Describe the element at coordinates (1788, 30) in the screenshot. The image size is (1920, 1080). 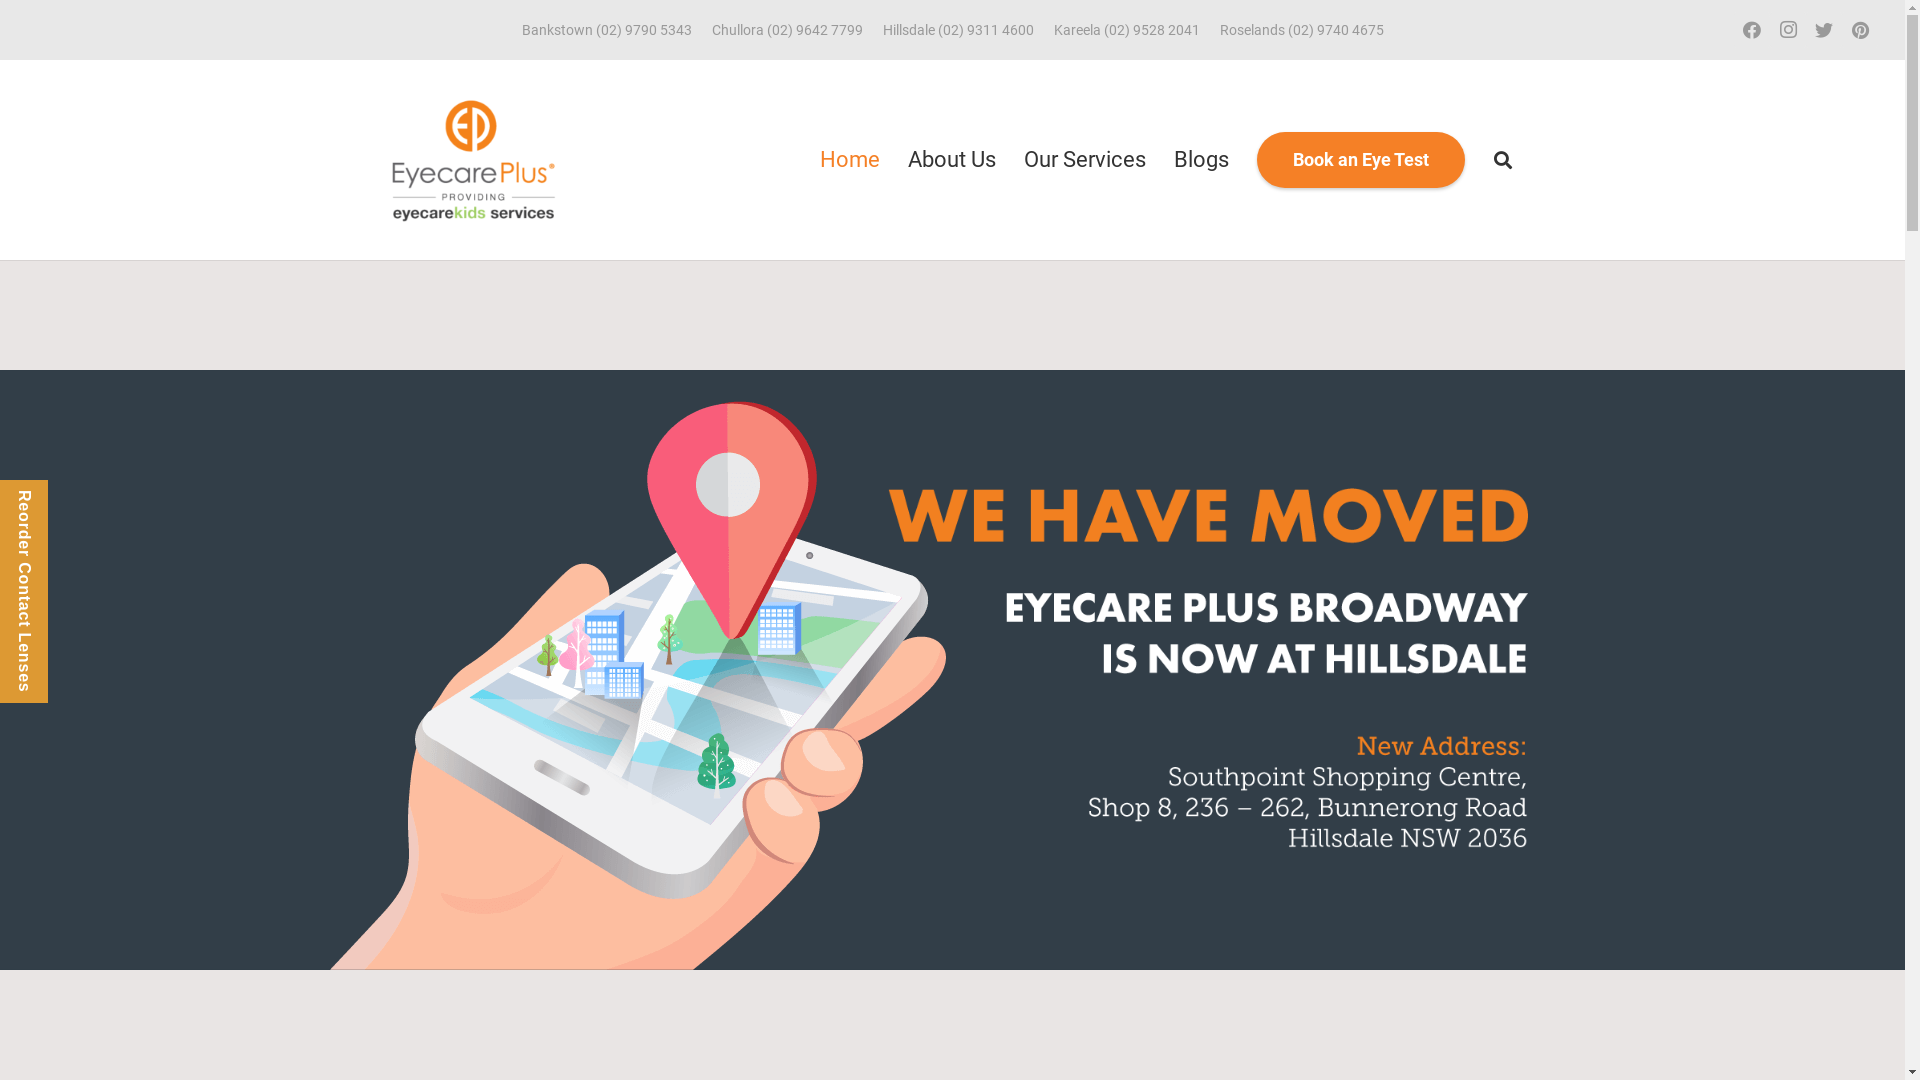
I see `'Instagram'` at that location.